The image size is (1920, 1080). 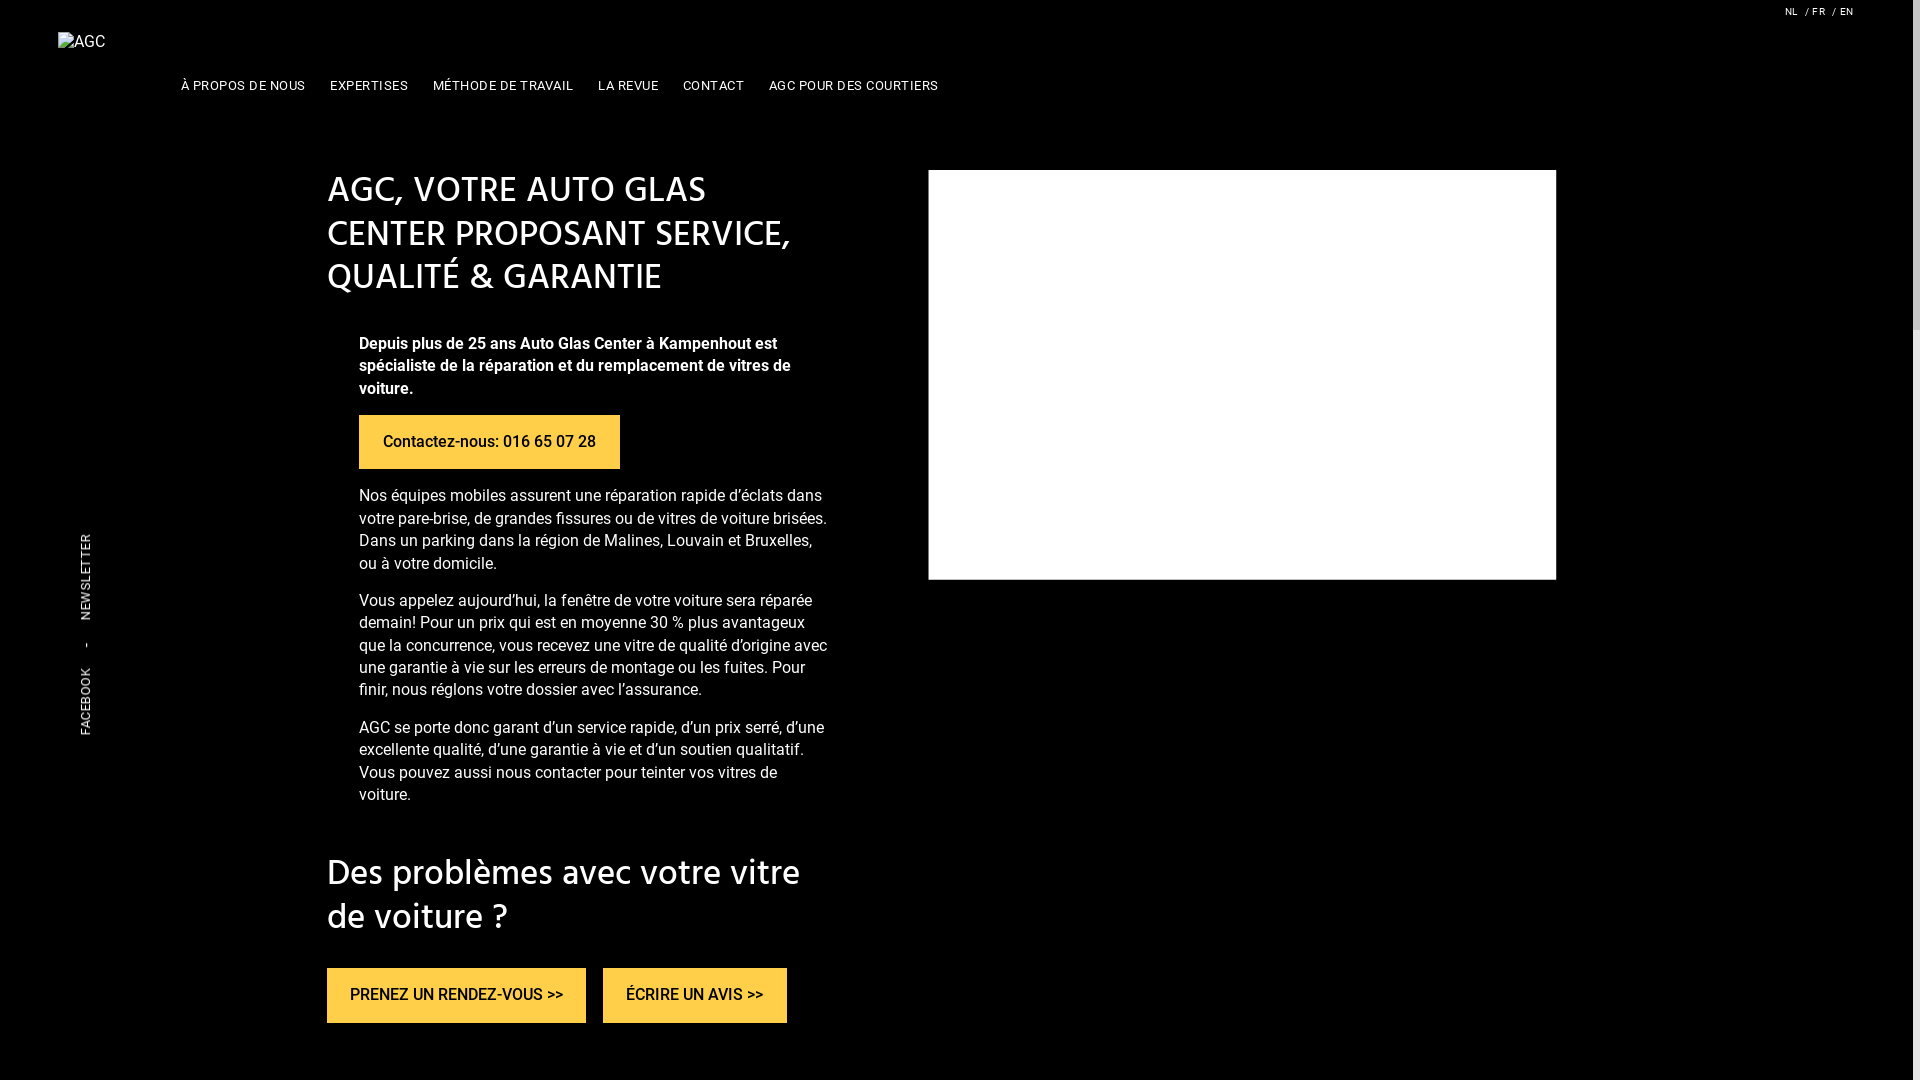 What do you see at coordinates (84, 577) in the screenshot?
I see `'NEWSLETTER'` at bounding box center [84, 577].